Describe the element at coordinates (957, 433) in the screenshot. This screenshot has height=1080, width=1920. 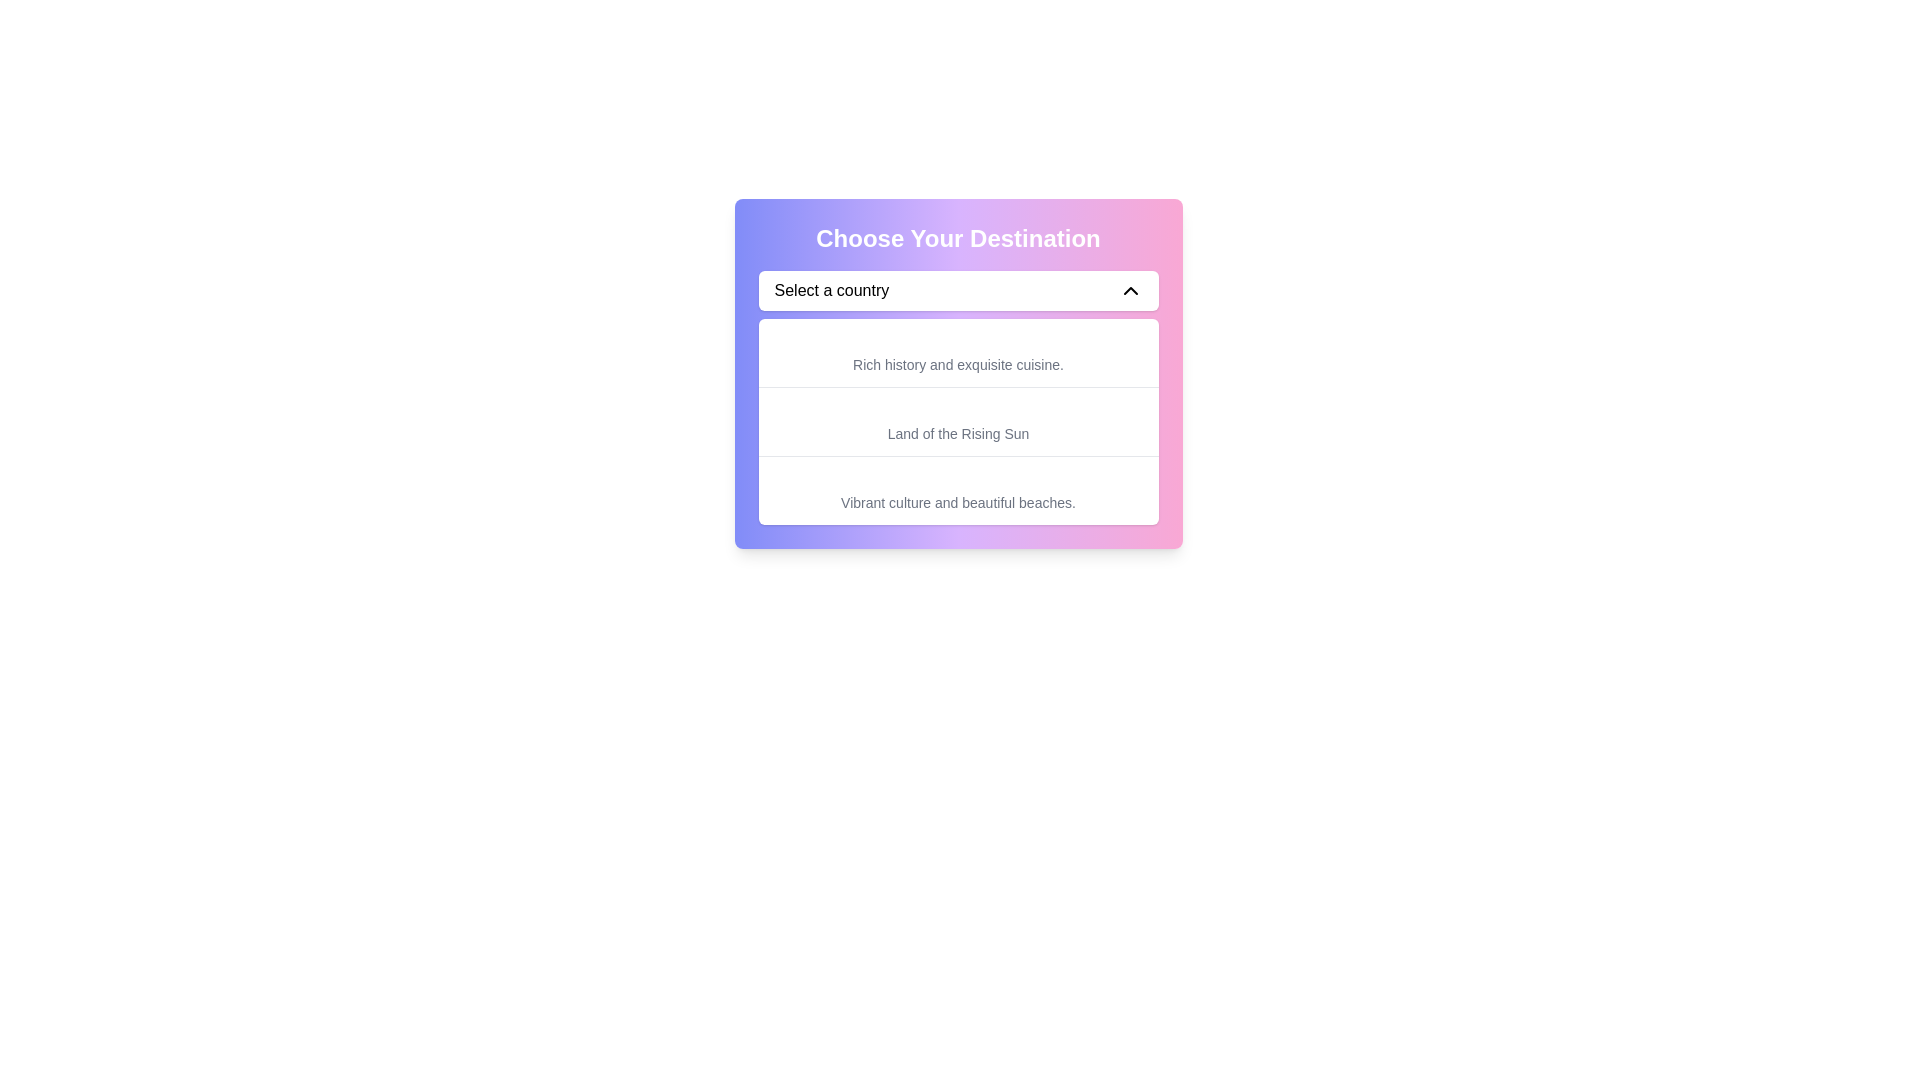
I see `the static text label that provides additional context about 'Japan', which reads 'Land of the Rising Sun'` at that location.